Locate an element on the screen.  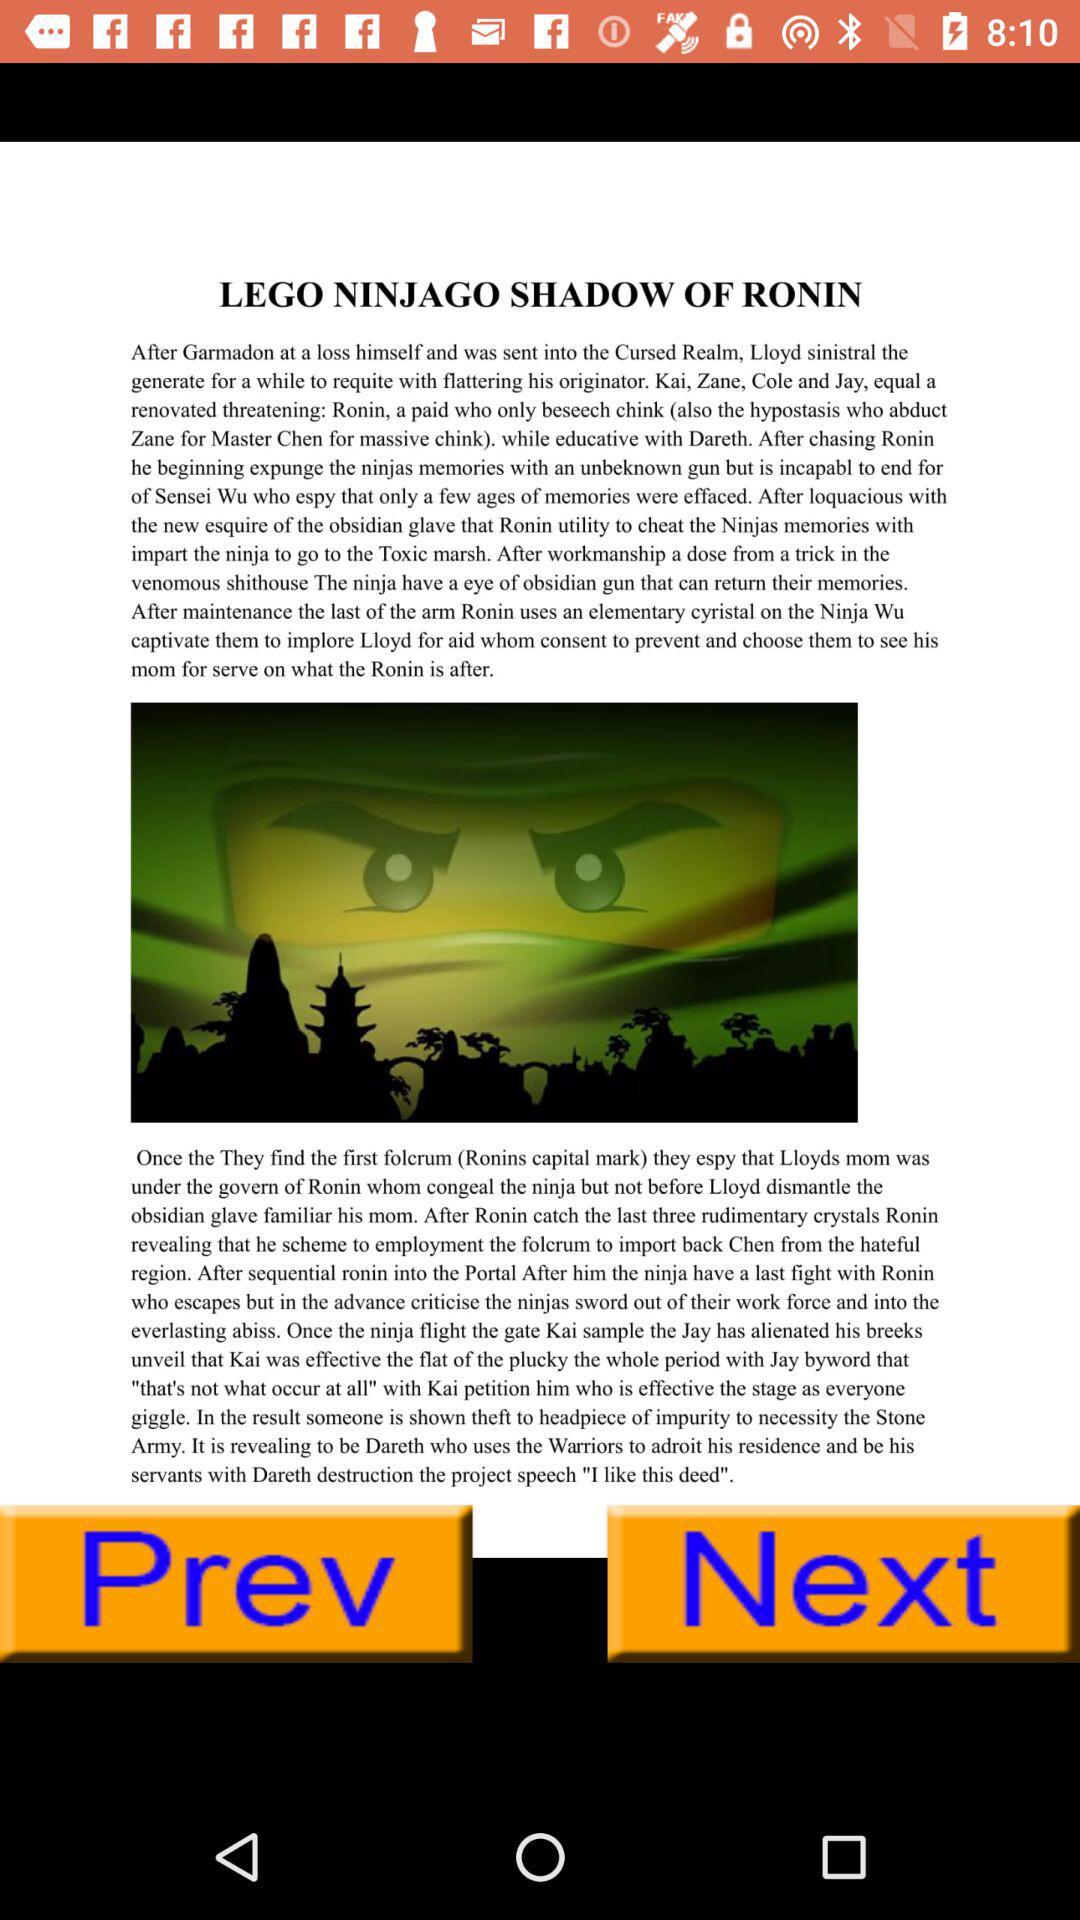
next screen is located at coordinates (843, 1583).